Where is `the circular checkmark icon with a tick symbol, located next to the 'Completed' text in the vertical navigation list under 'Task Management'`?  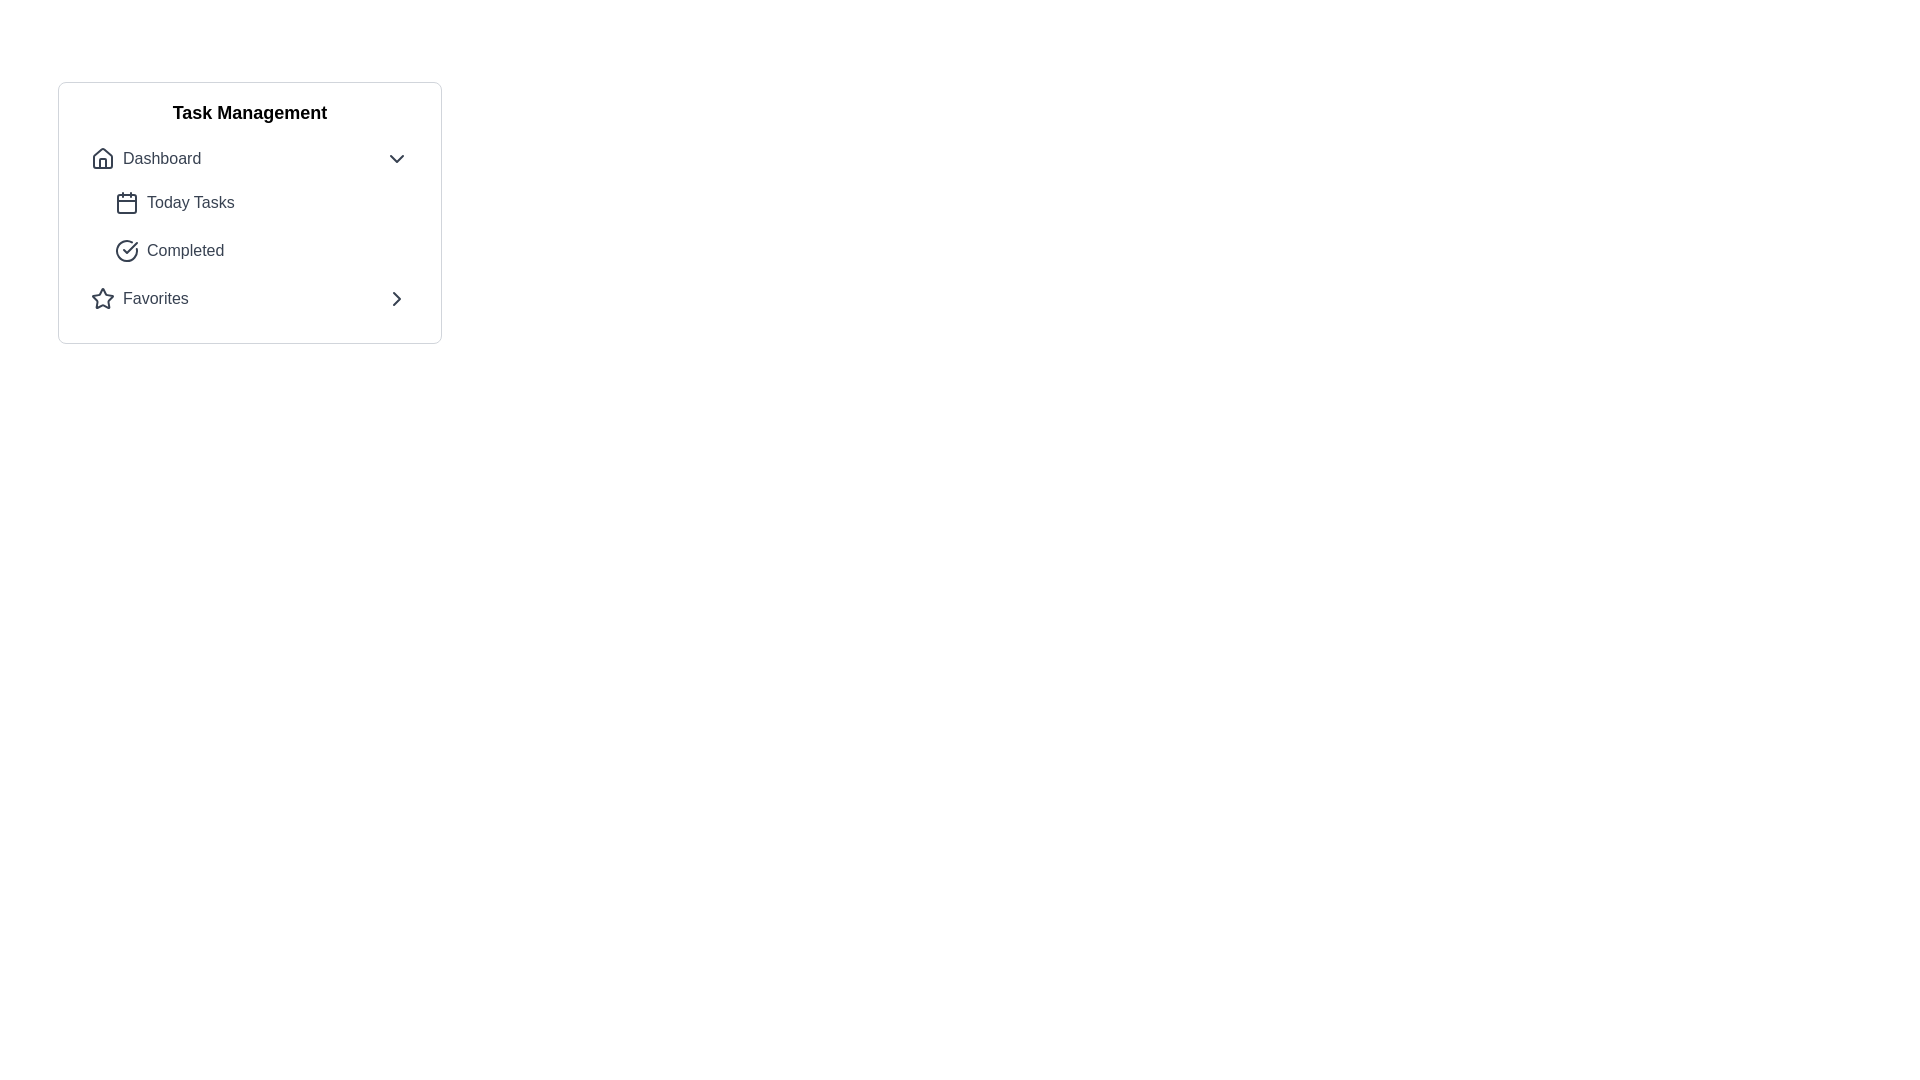 the circular checkmark icon with a tick symbol, located next to the 'Completed' text in the vertical navigation list under 'Task Management' is located at coordinates (125, 249).